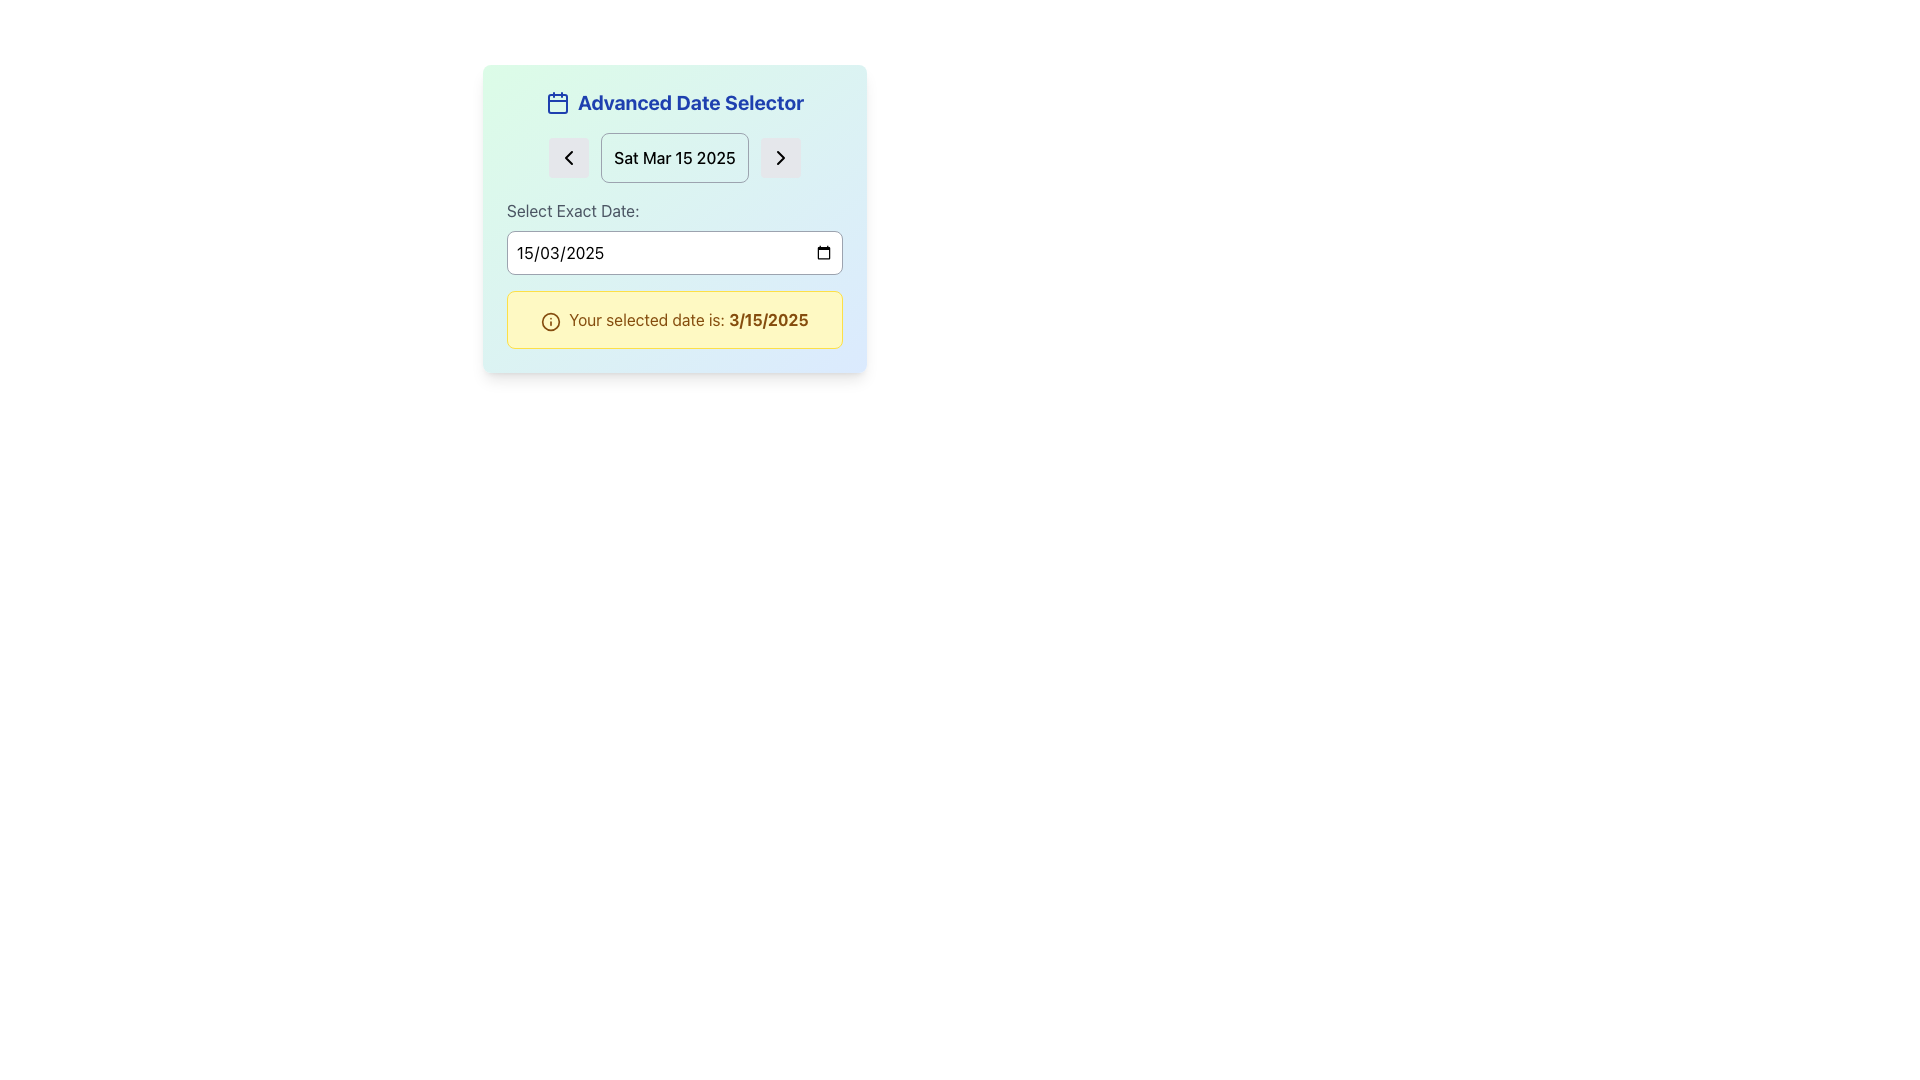  What do you see at coordinates (691, 103) in the screenshot?
I see `the 'Advanced Date Selector' text label at the top-center of the UI` at bounding box center [691, 103].